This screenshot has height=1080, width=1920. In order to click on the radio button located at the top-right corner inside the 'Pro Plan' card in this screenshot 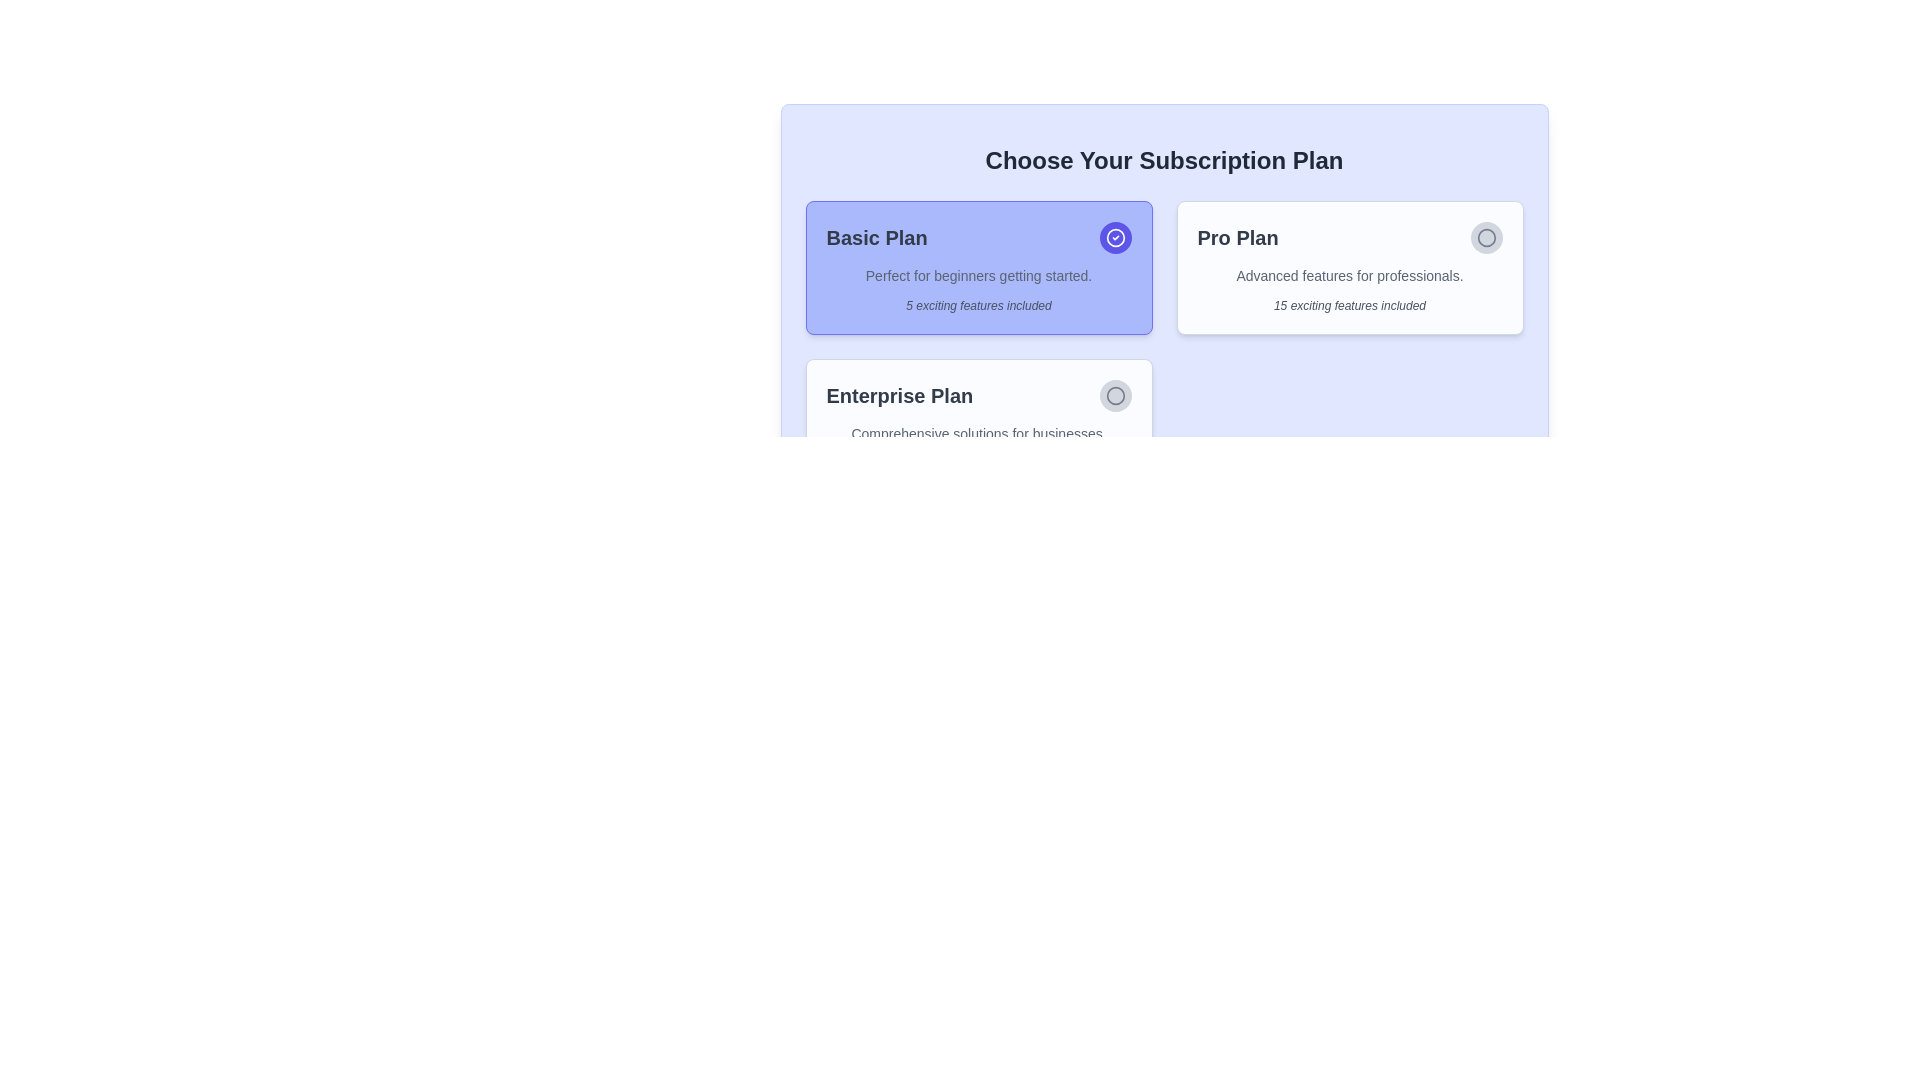, I will do `click(1486, 237)`.